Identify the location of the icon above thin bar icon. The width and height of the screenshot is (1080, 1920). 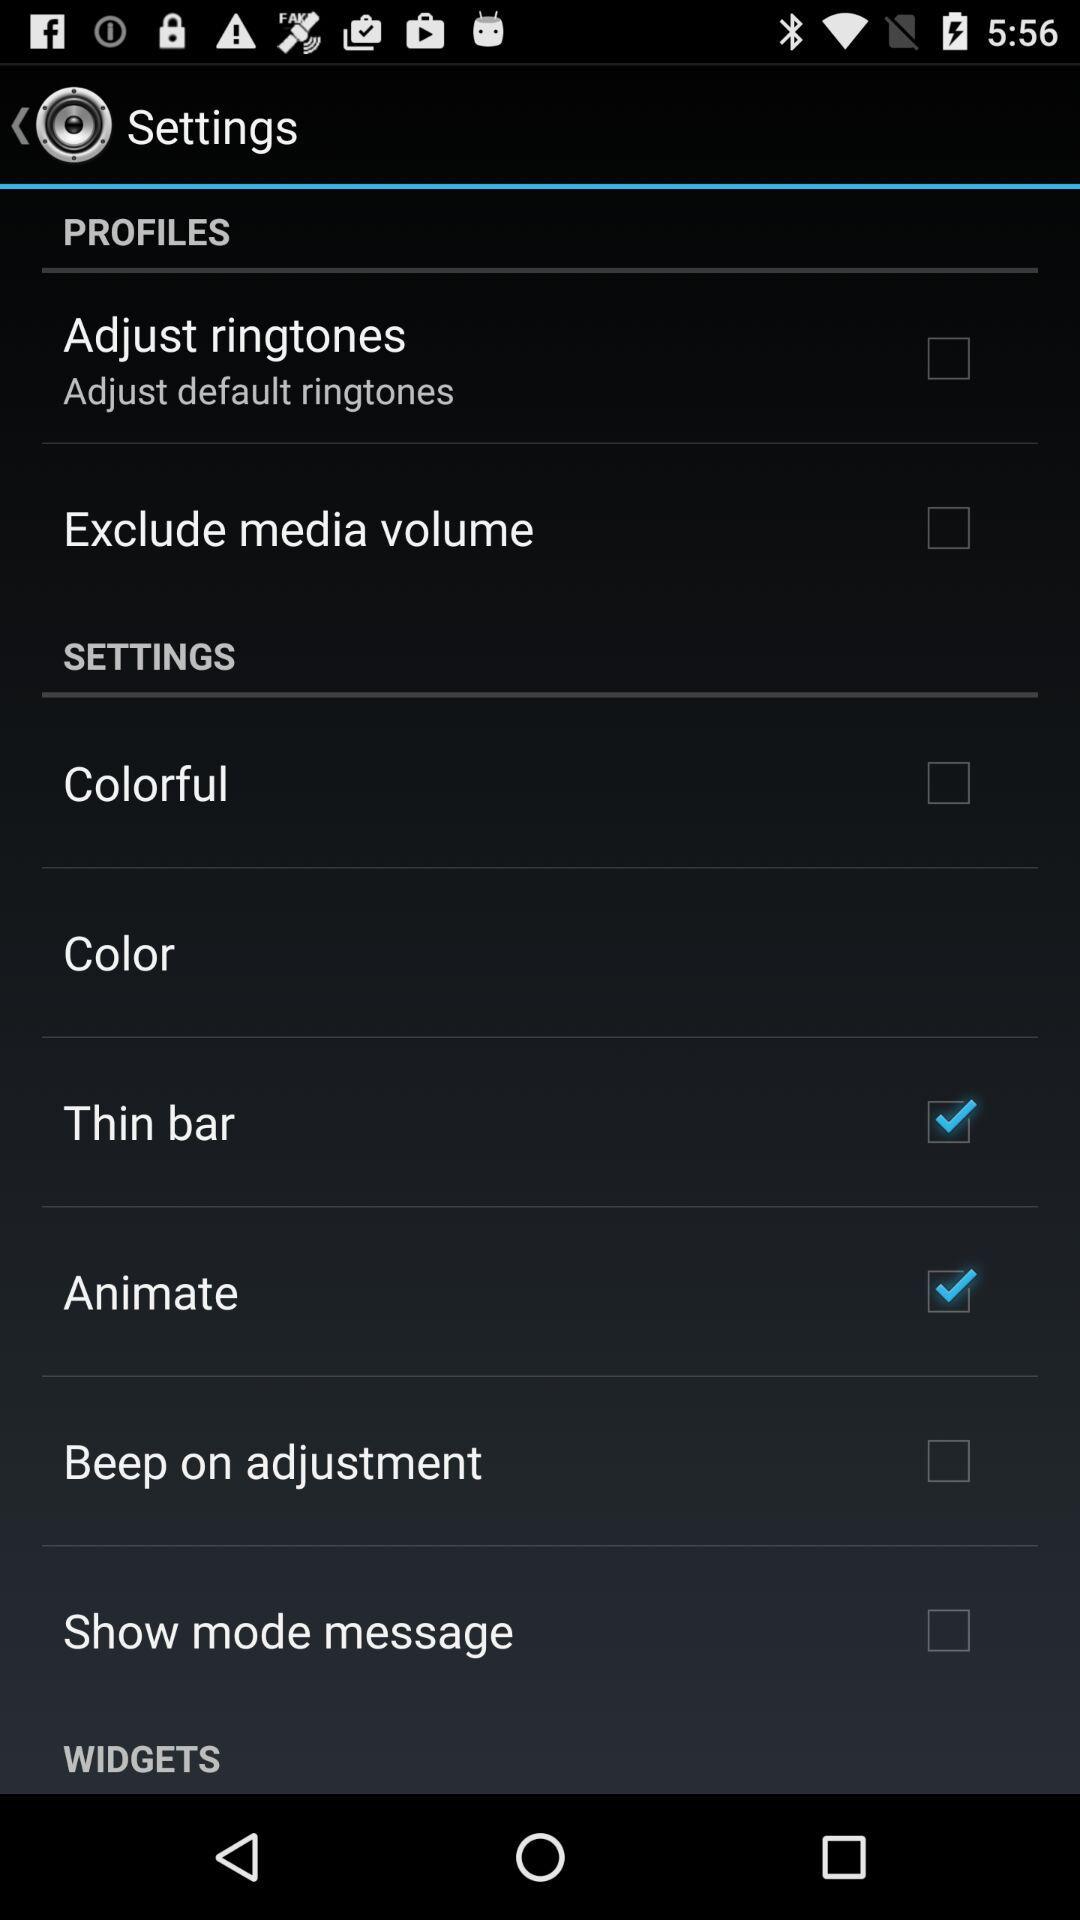
(118, 951).